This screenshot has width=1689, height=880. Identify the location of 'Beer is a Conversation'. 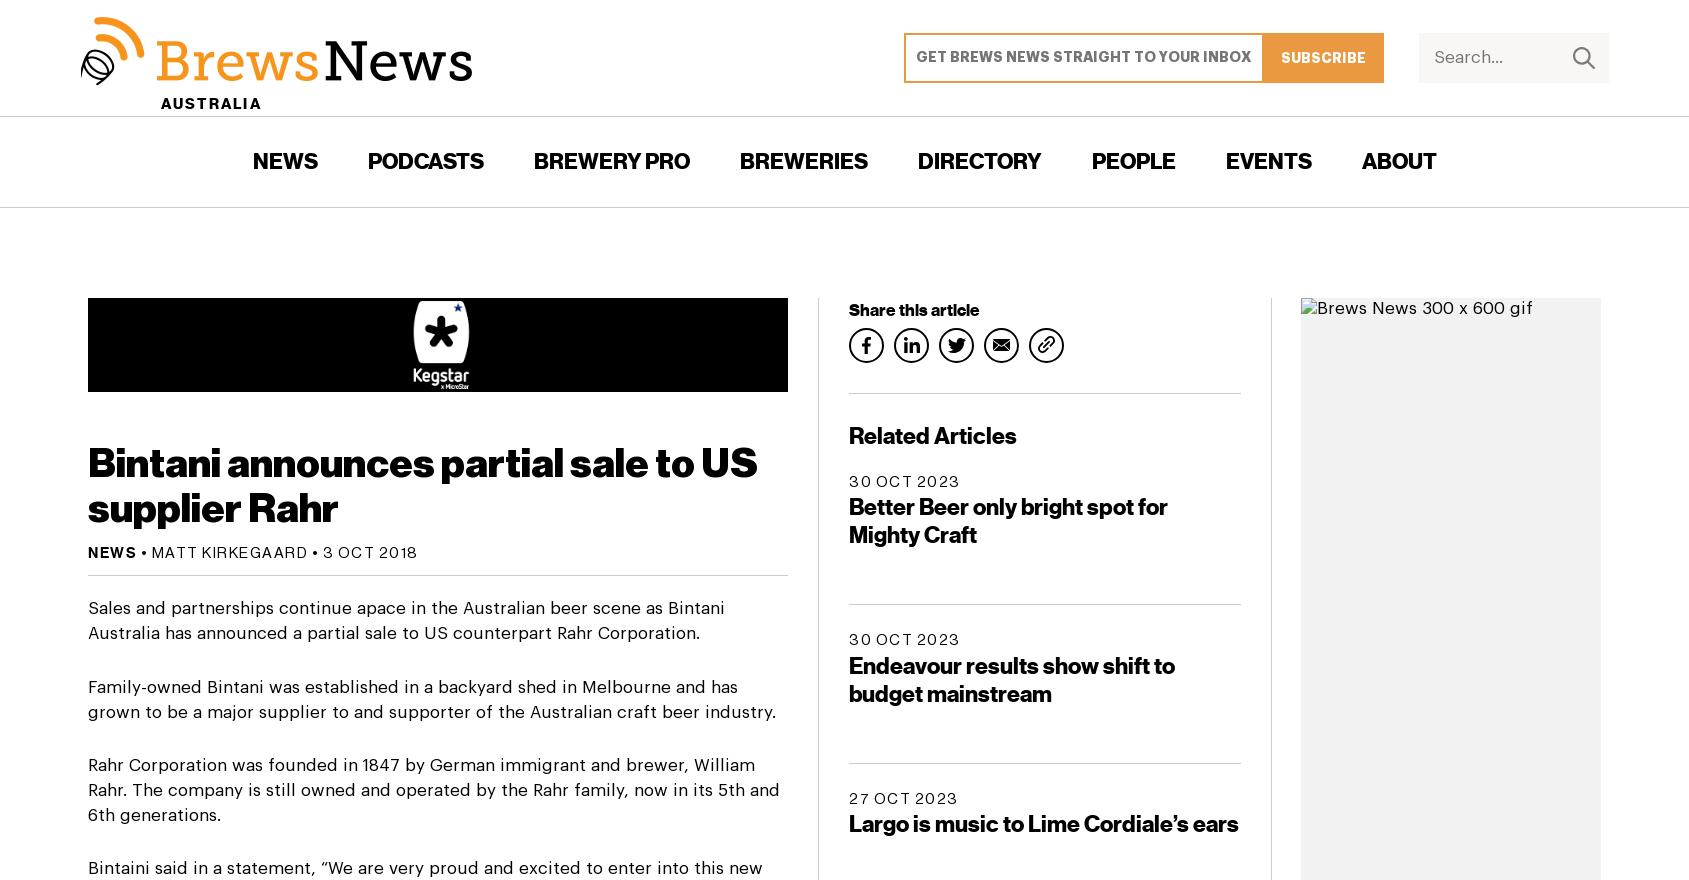
(423, 286).